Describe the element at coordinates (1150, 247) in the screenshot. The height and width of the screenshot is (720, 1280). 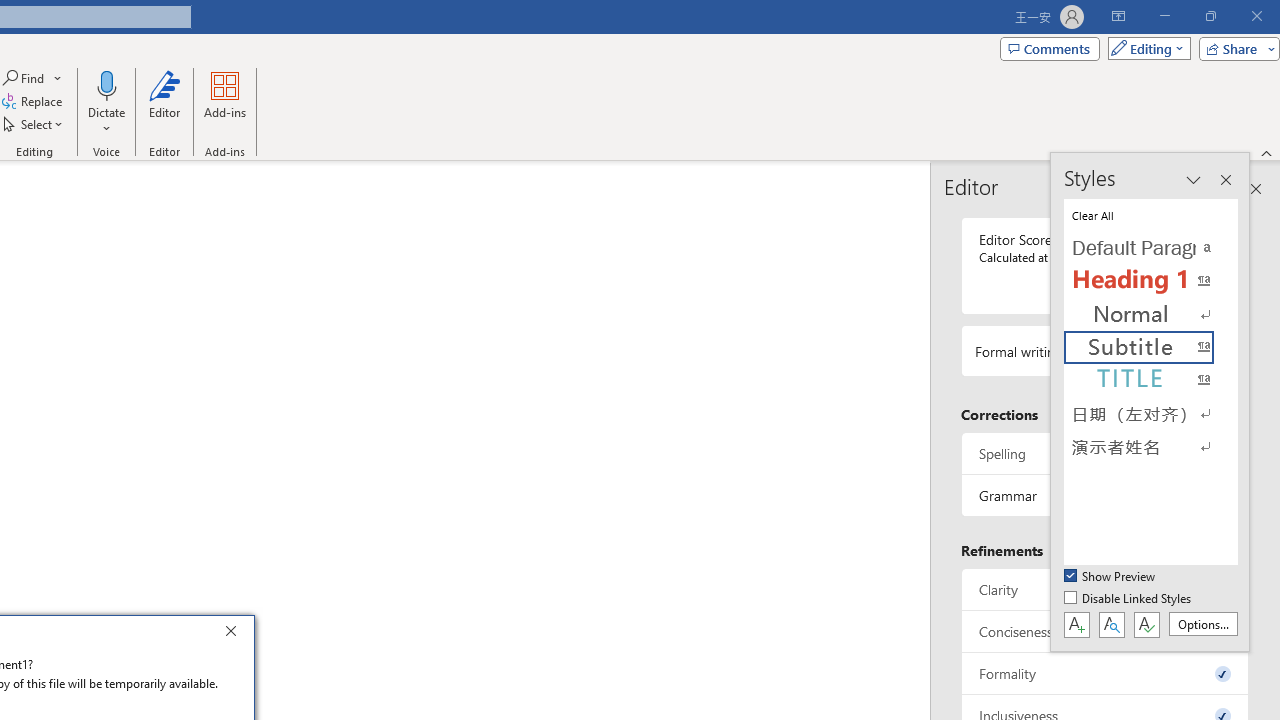
I see `'Default Paragraph Font'` at that location.